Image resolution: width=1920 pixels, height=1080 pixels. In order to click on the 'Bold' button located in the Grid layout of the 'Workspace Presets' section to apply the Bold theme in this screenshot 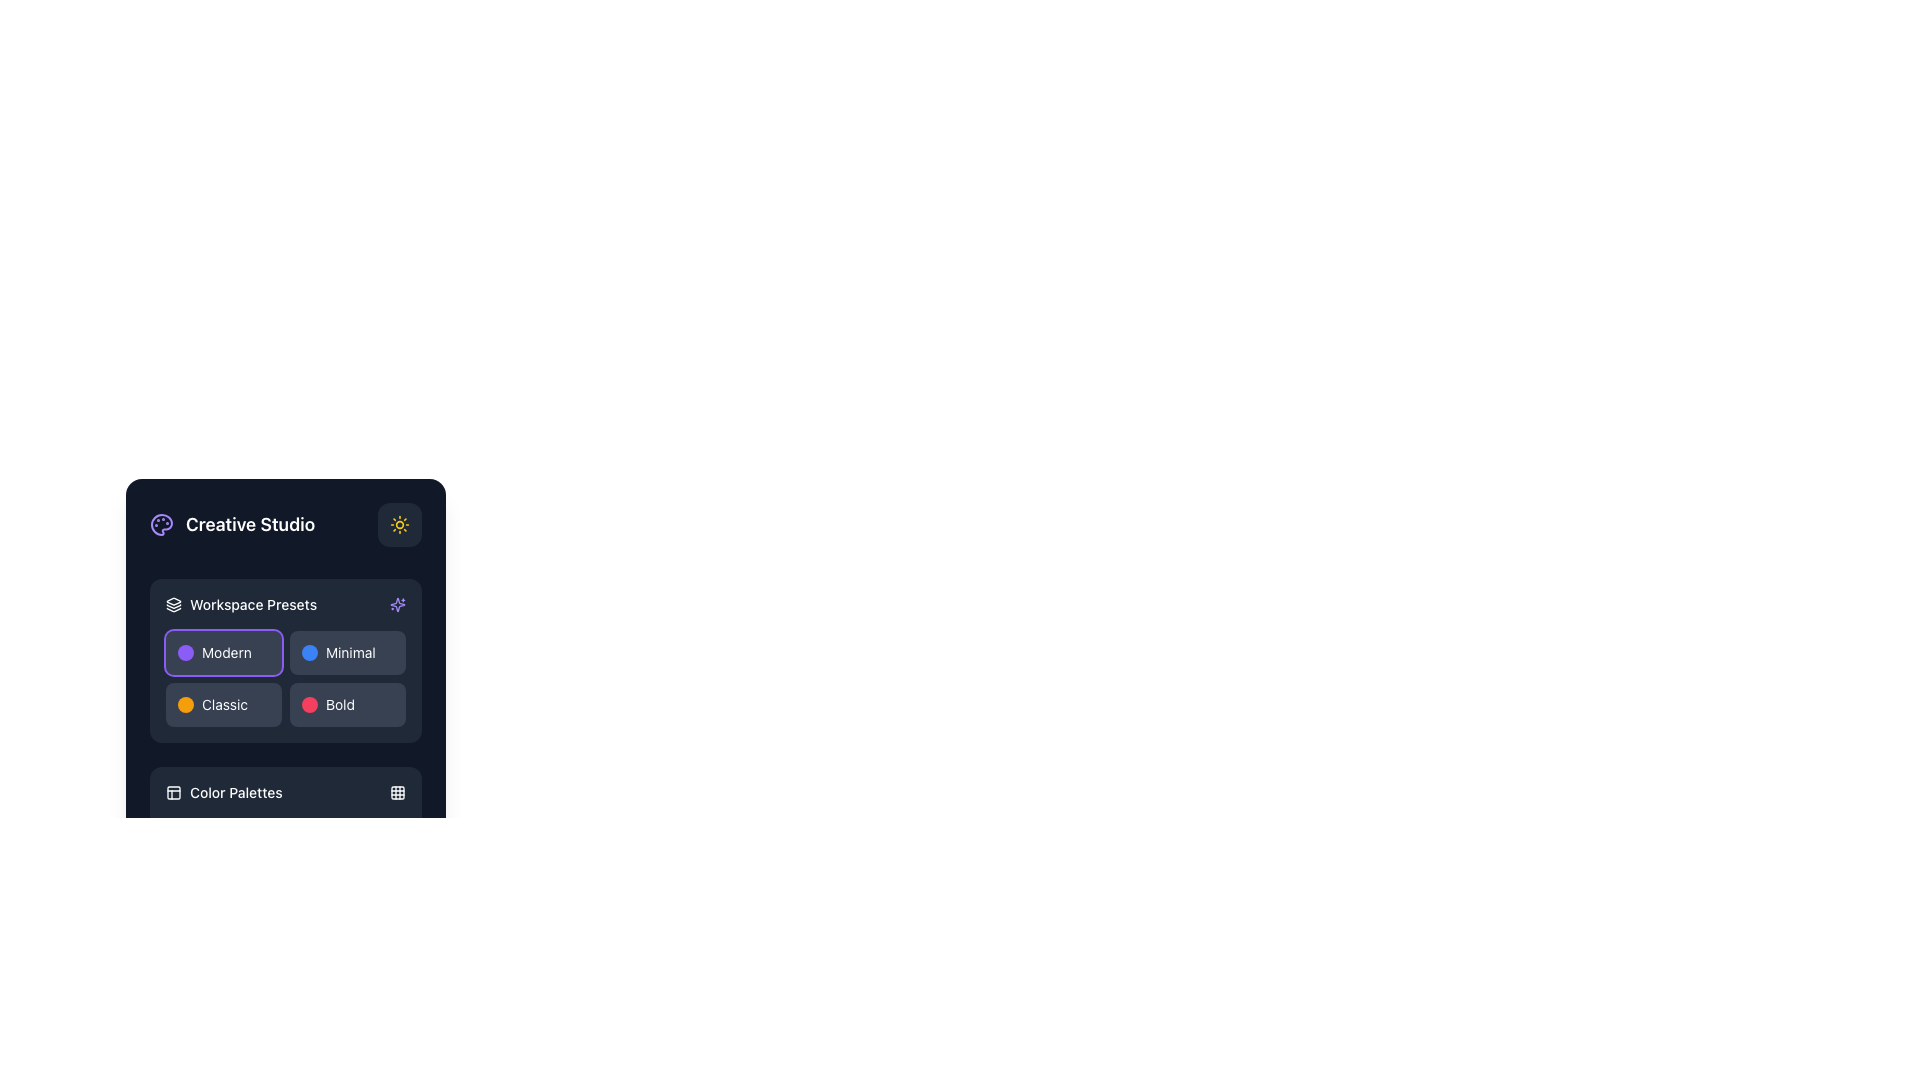, I will do `click(285, 677)`.